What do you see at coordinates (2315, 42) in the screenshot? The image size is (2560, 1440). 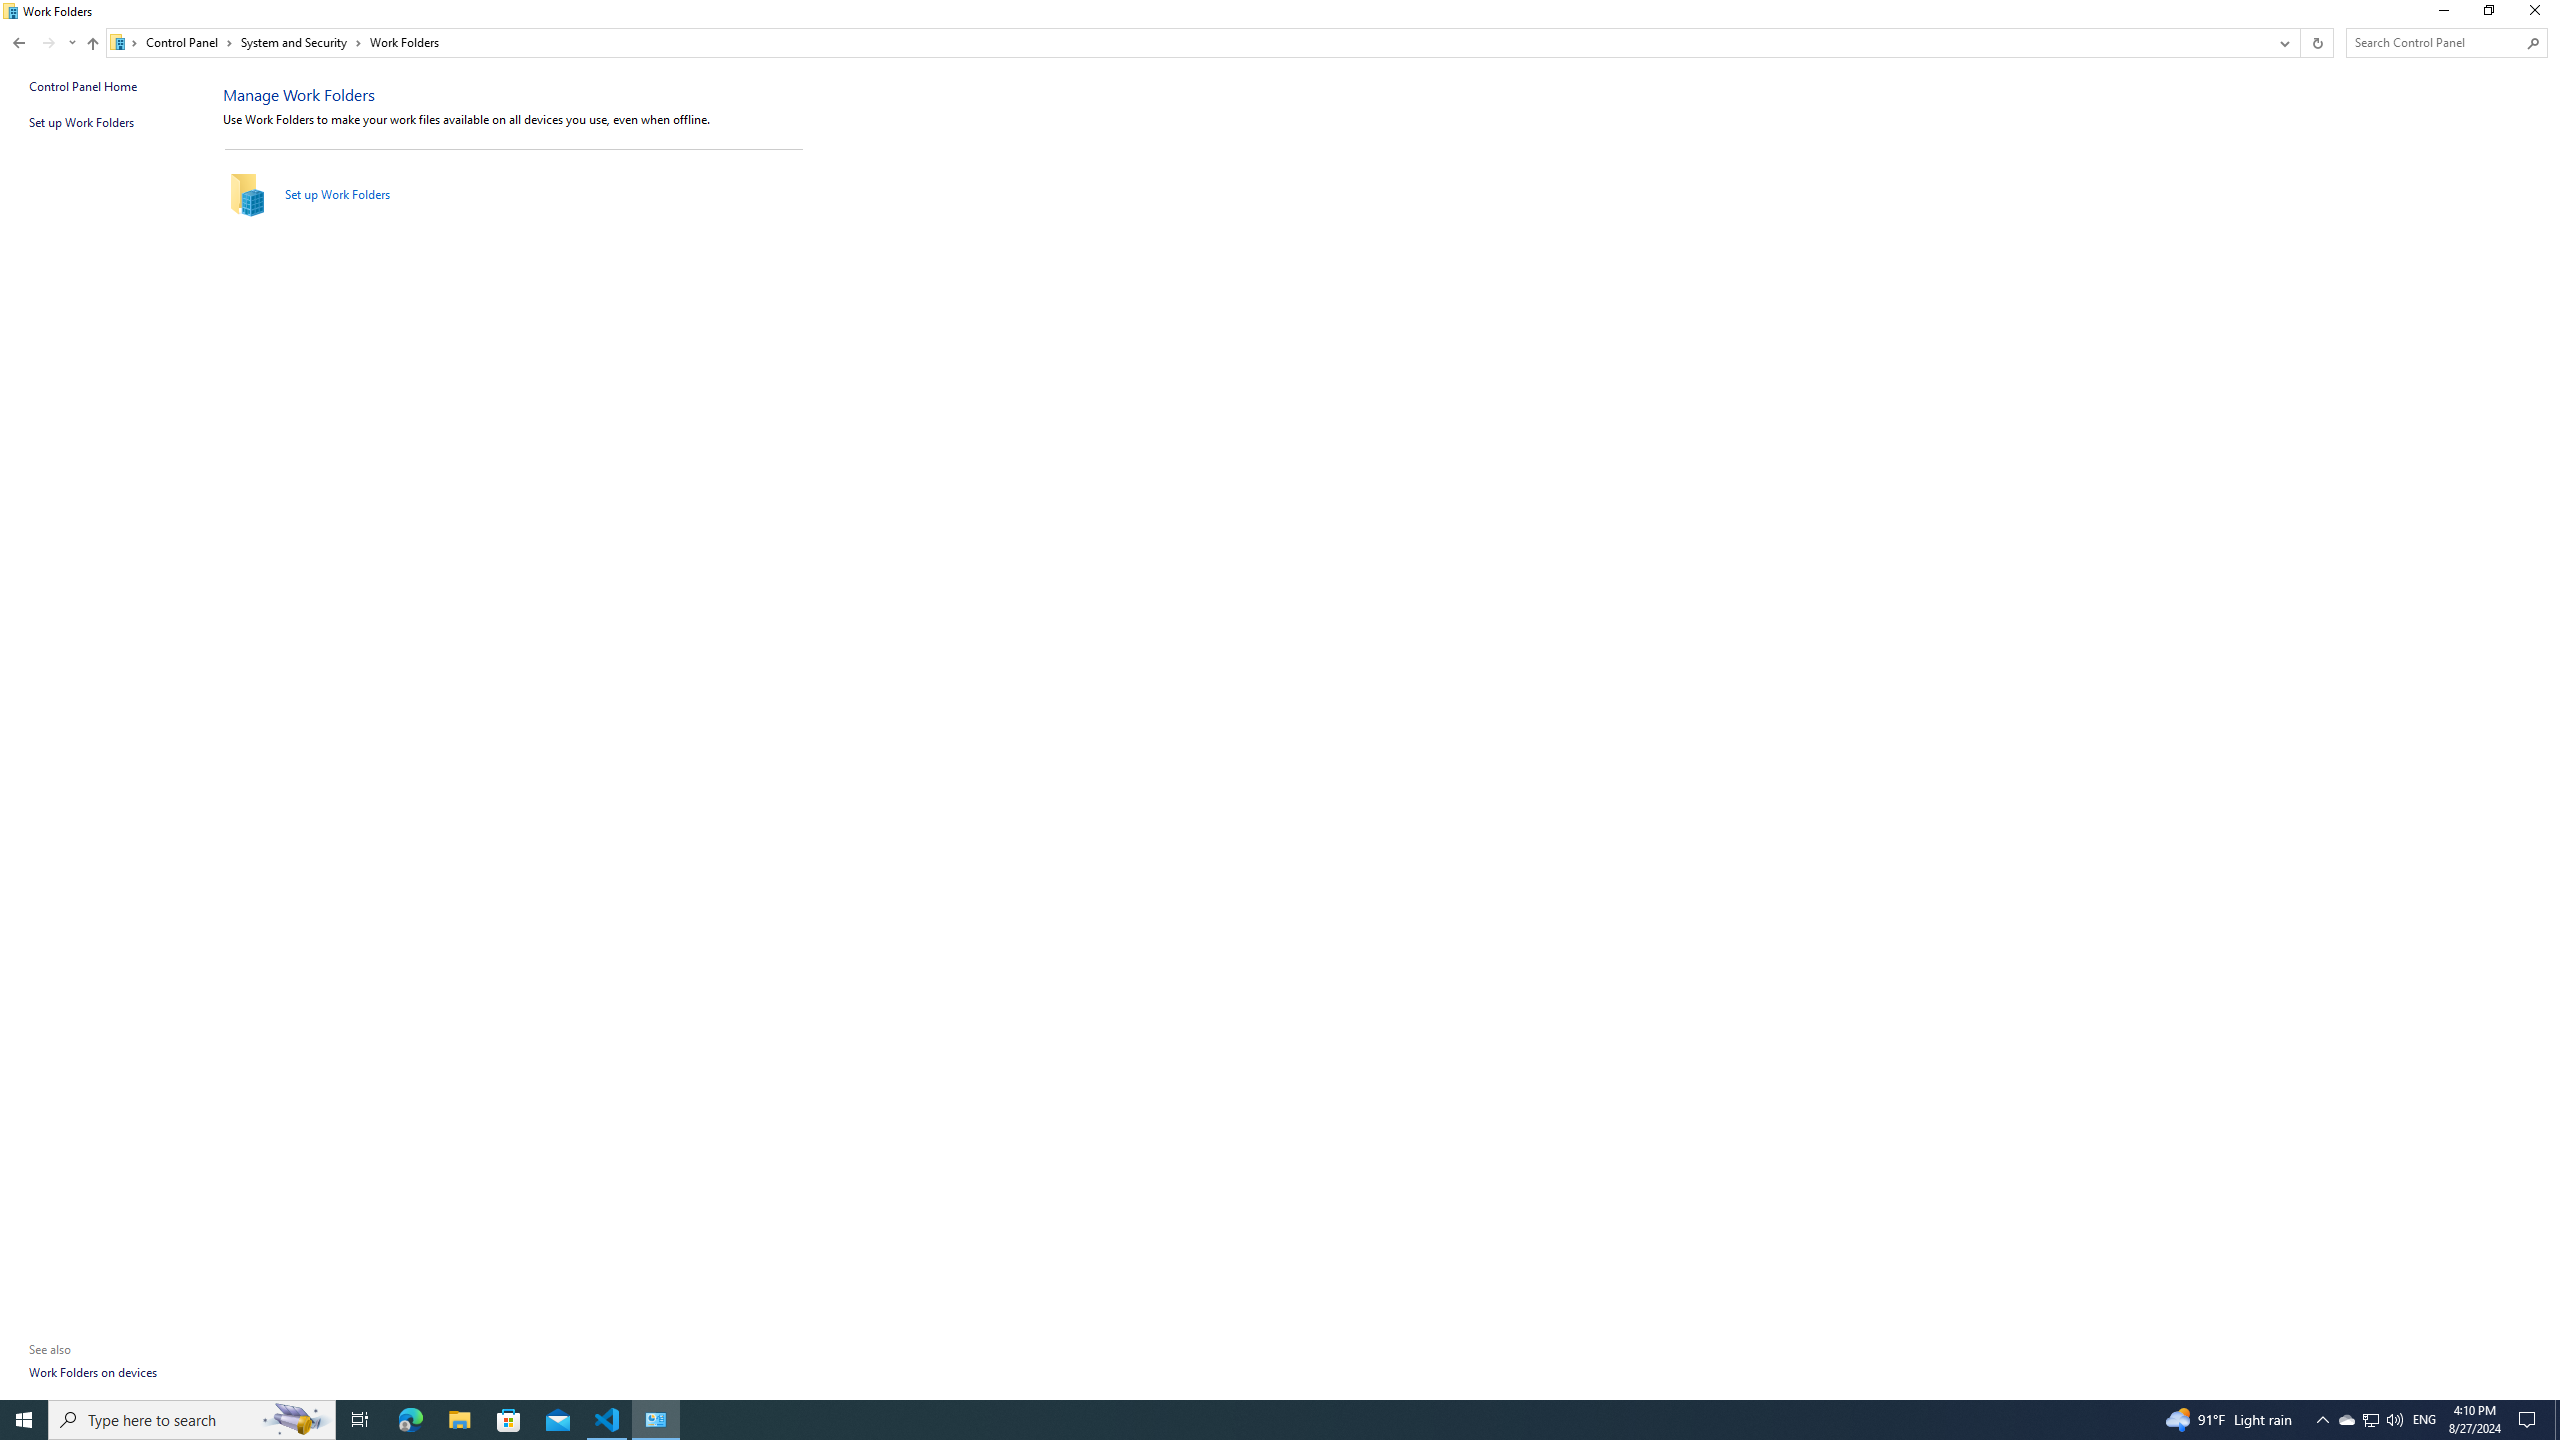 I see `'Refresh "Work Folders" (F5)'` at bounding box center [2315, 42].